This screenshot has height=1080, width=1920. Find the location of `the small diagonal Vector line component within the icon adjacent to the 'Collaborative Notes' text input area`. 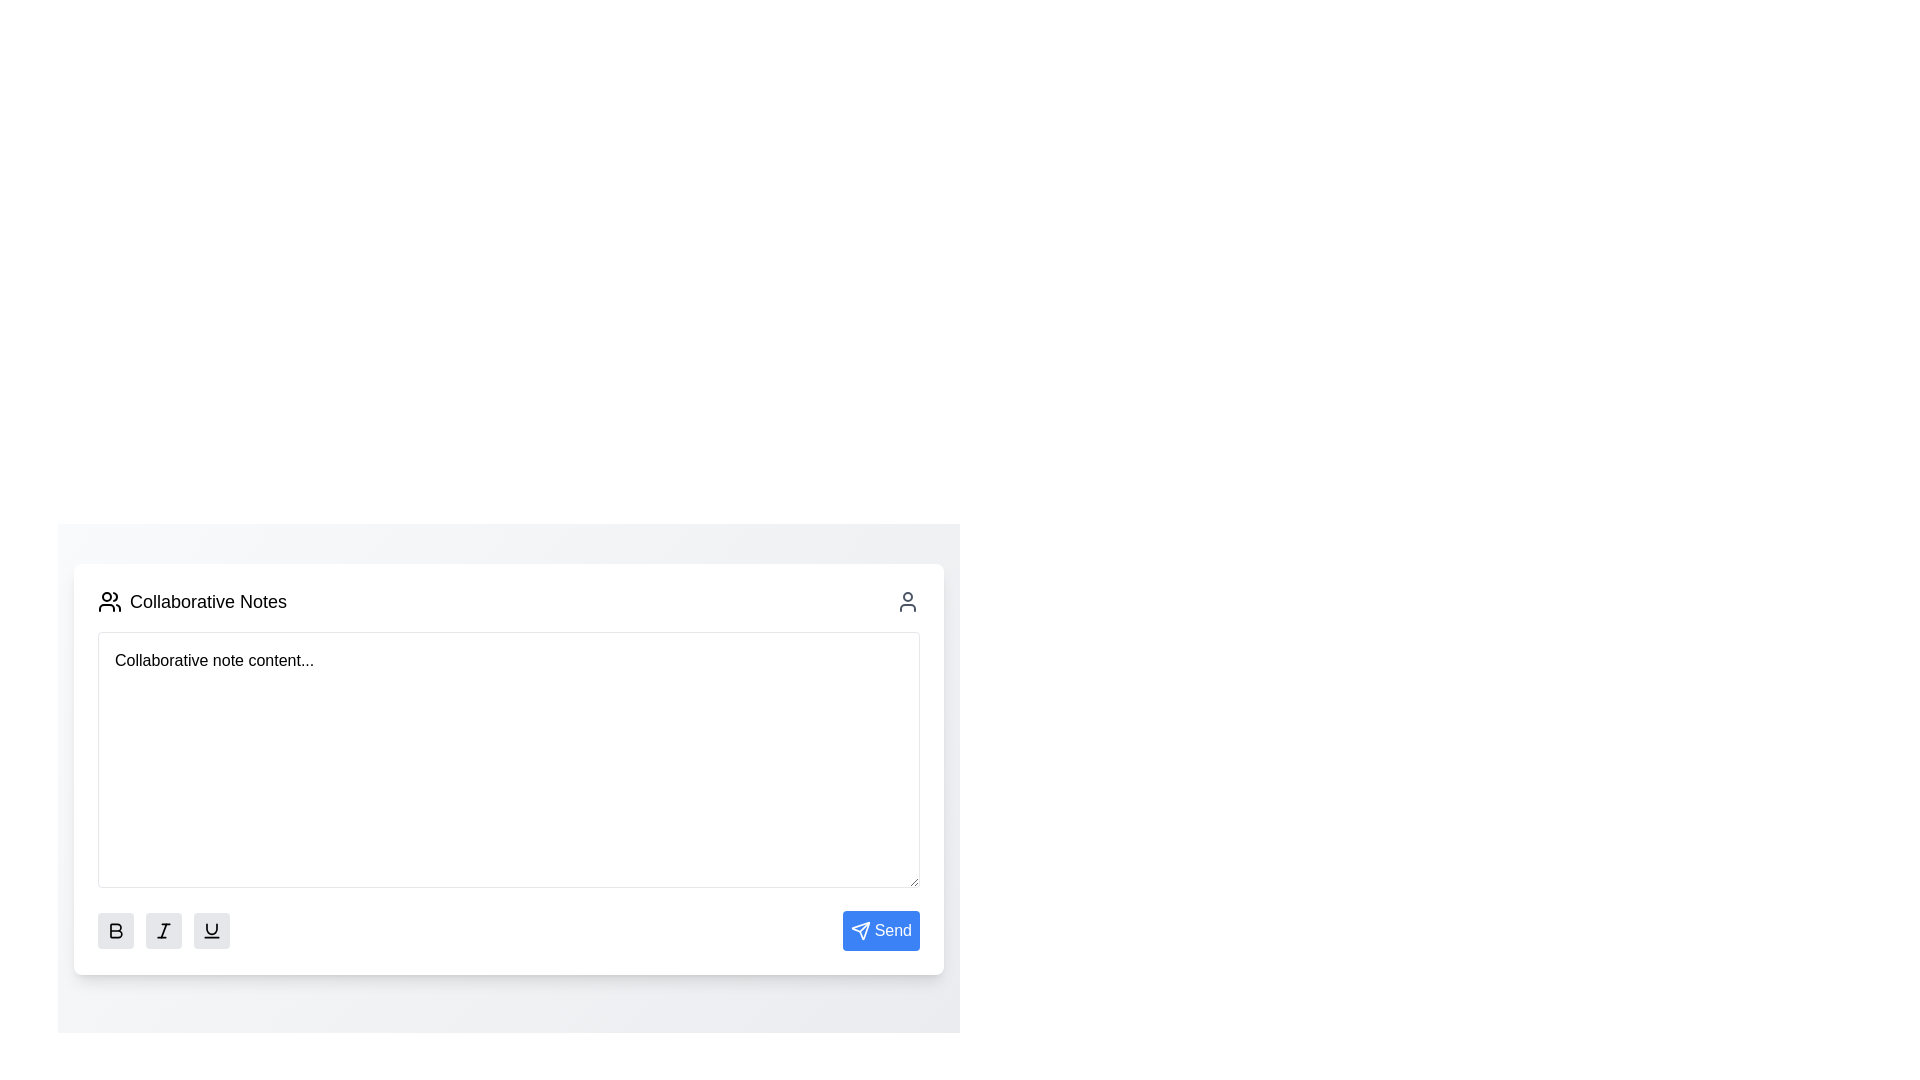

the small diagonal Vector line component within the icon adjacent to the 'Collaborative Notes' text input area is located at coordinates (864, 927).